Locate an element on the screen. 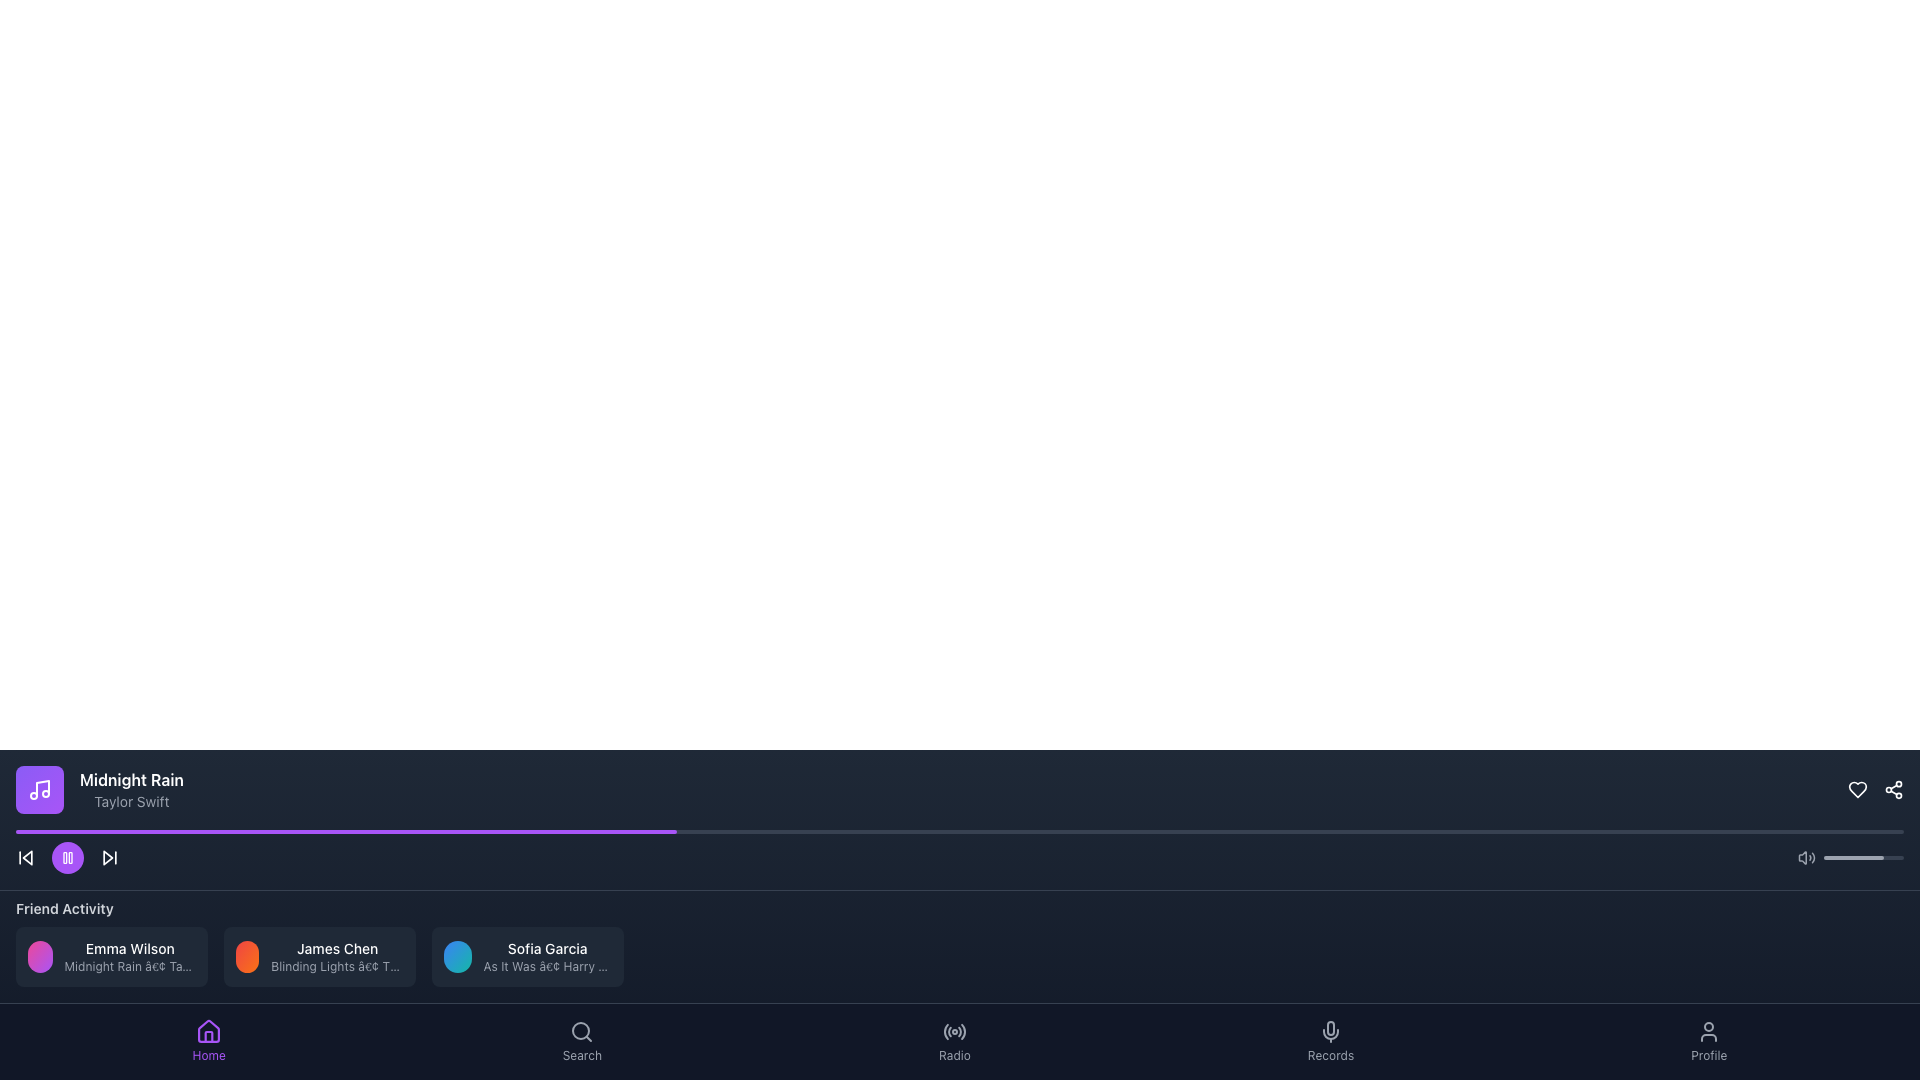 This screenshot has width=1920, height=1080. the progress bar is located at coordinates (431, 832).